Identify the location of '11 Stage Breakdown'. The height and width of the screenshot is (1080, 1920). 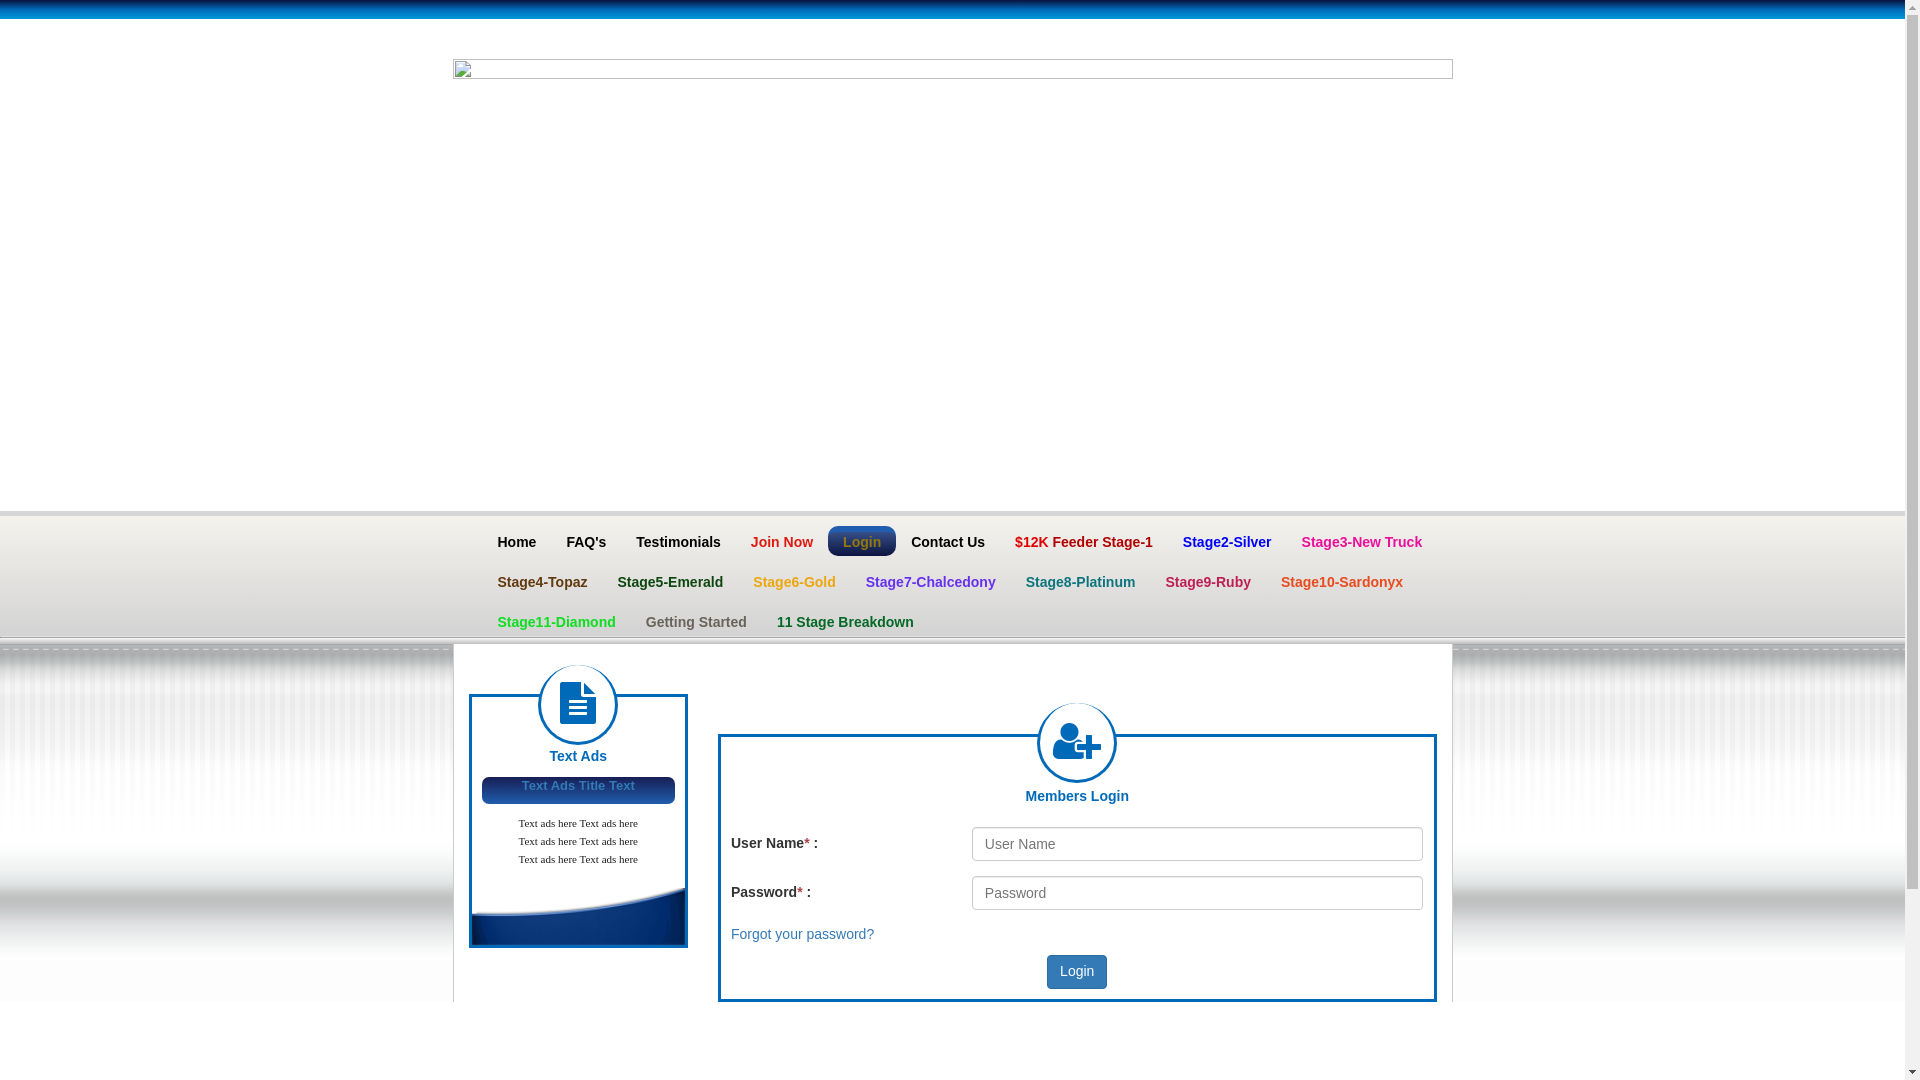
(845, 620).